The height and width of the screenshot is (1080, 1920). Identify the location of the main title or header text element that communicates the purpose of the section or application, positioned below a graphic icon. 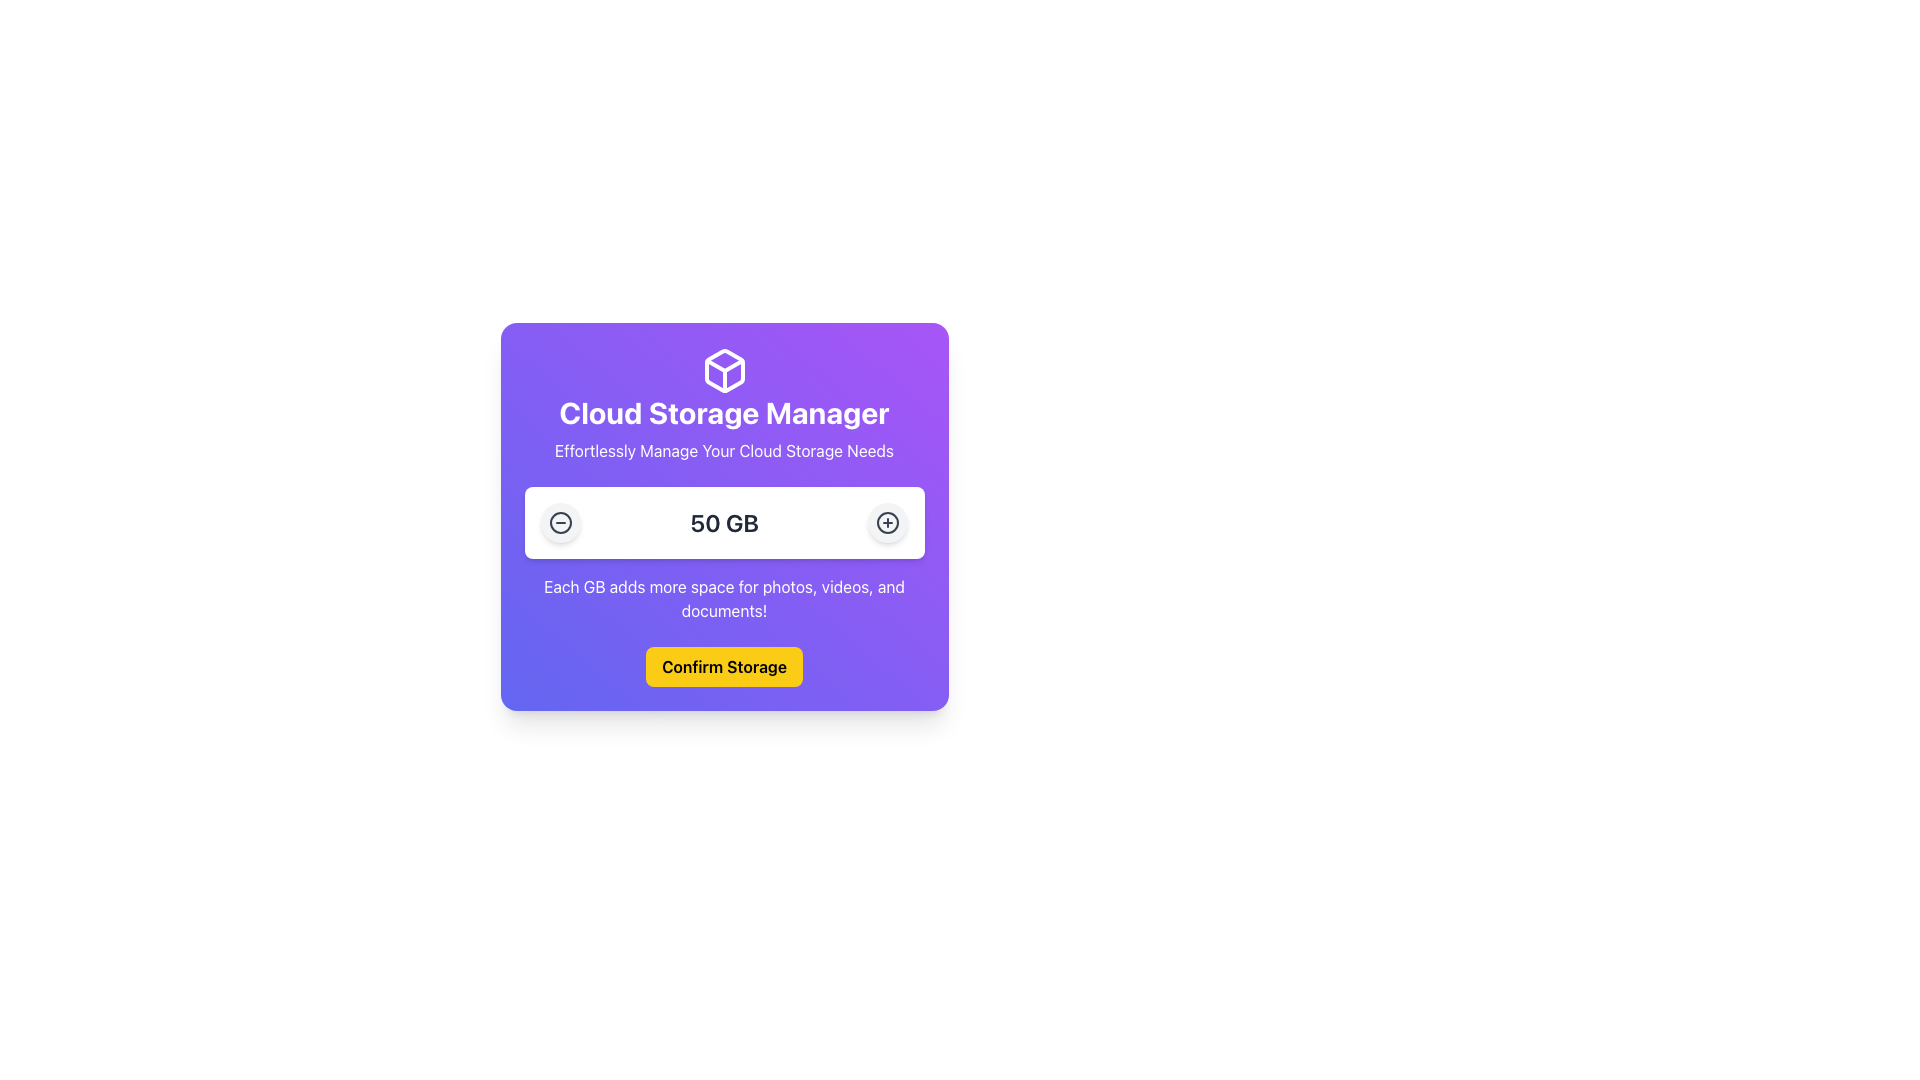
(723, 411).